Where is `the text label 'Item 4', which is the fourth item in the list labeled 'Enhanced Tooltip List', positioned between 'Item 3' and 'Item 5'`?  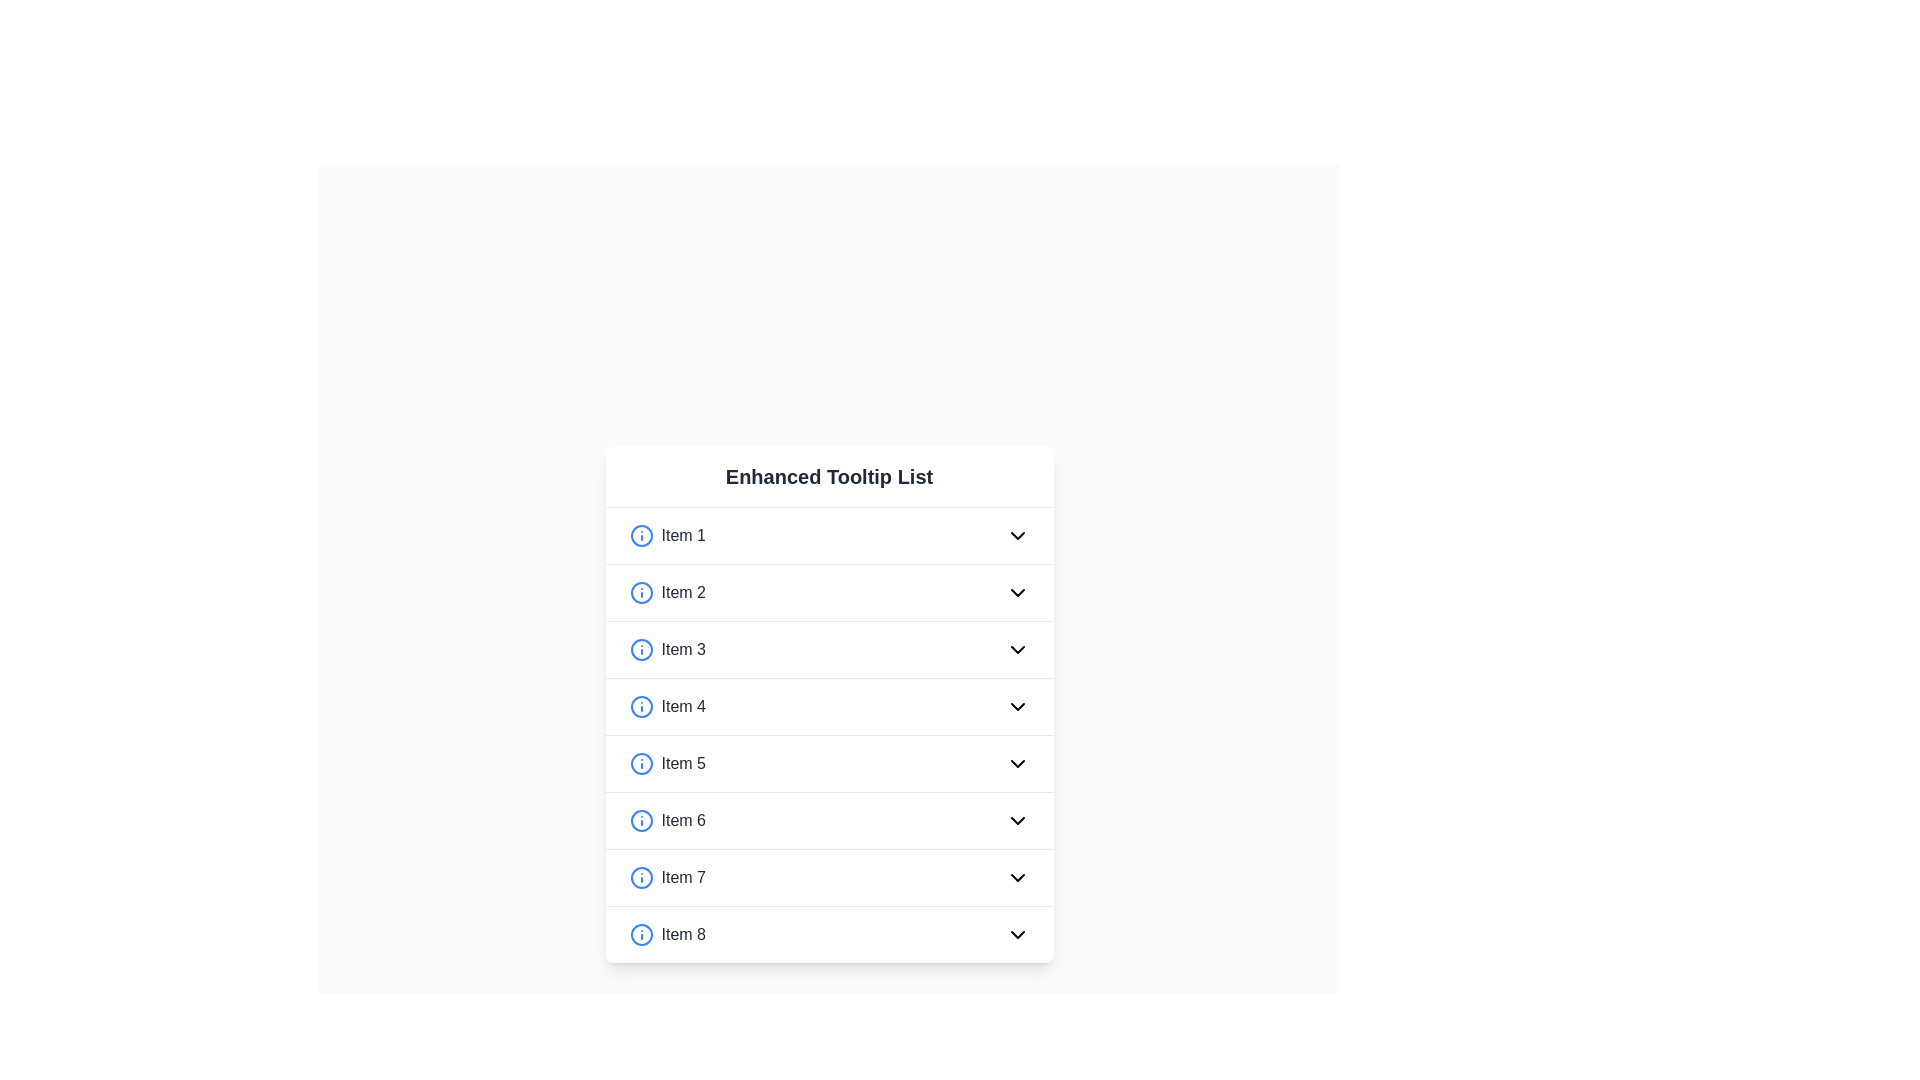
the text label 'Item 4', which is the fourth item in the list labeled 'Enhanced Tooltip List', positioned between 'Item 3' and 'Item 5' is located at coordinates (683, 705).